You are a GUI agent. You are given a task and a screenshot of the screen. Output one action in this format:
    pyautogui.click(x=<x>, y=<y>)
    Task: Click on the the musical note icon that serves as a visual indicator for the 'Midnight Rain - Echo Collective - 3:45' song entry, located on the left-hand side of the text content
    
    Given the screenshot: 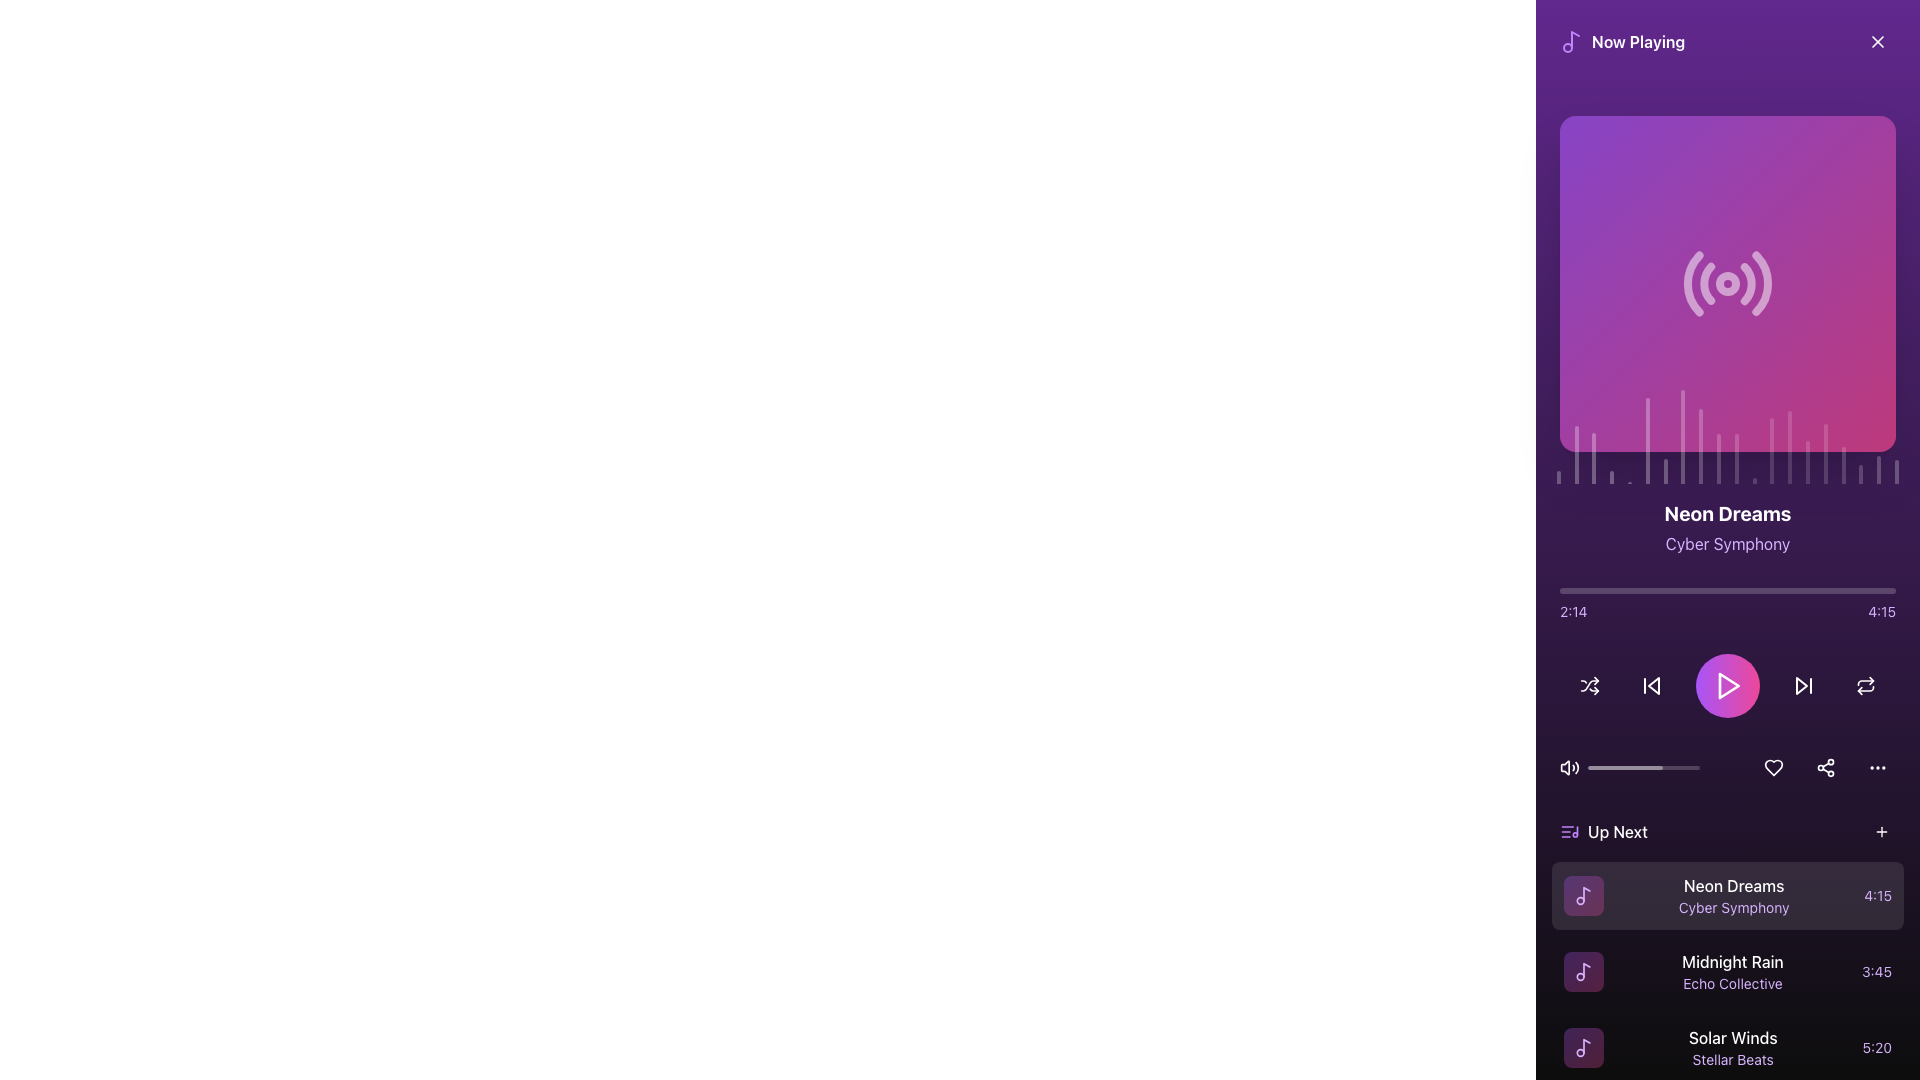 What is the action you would take?
    pyautogui.click(x=1583, y=971)
    